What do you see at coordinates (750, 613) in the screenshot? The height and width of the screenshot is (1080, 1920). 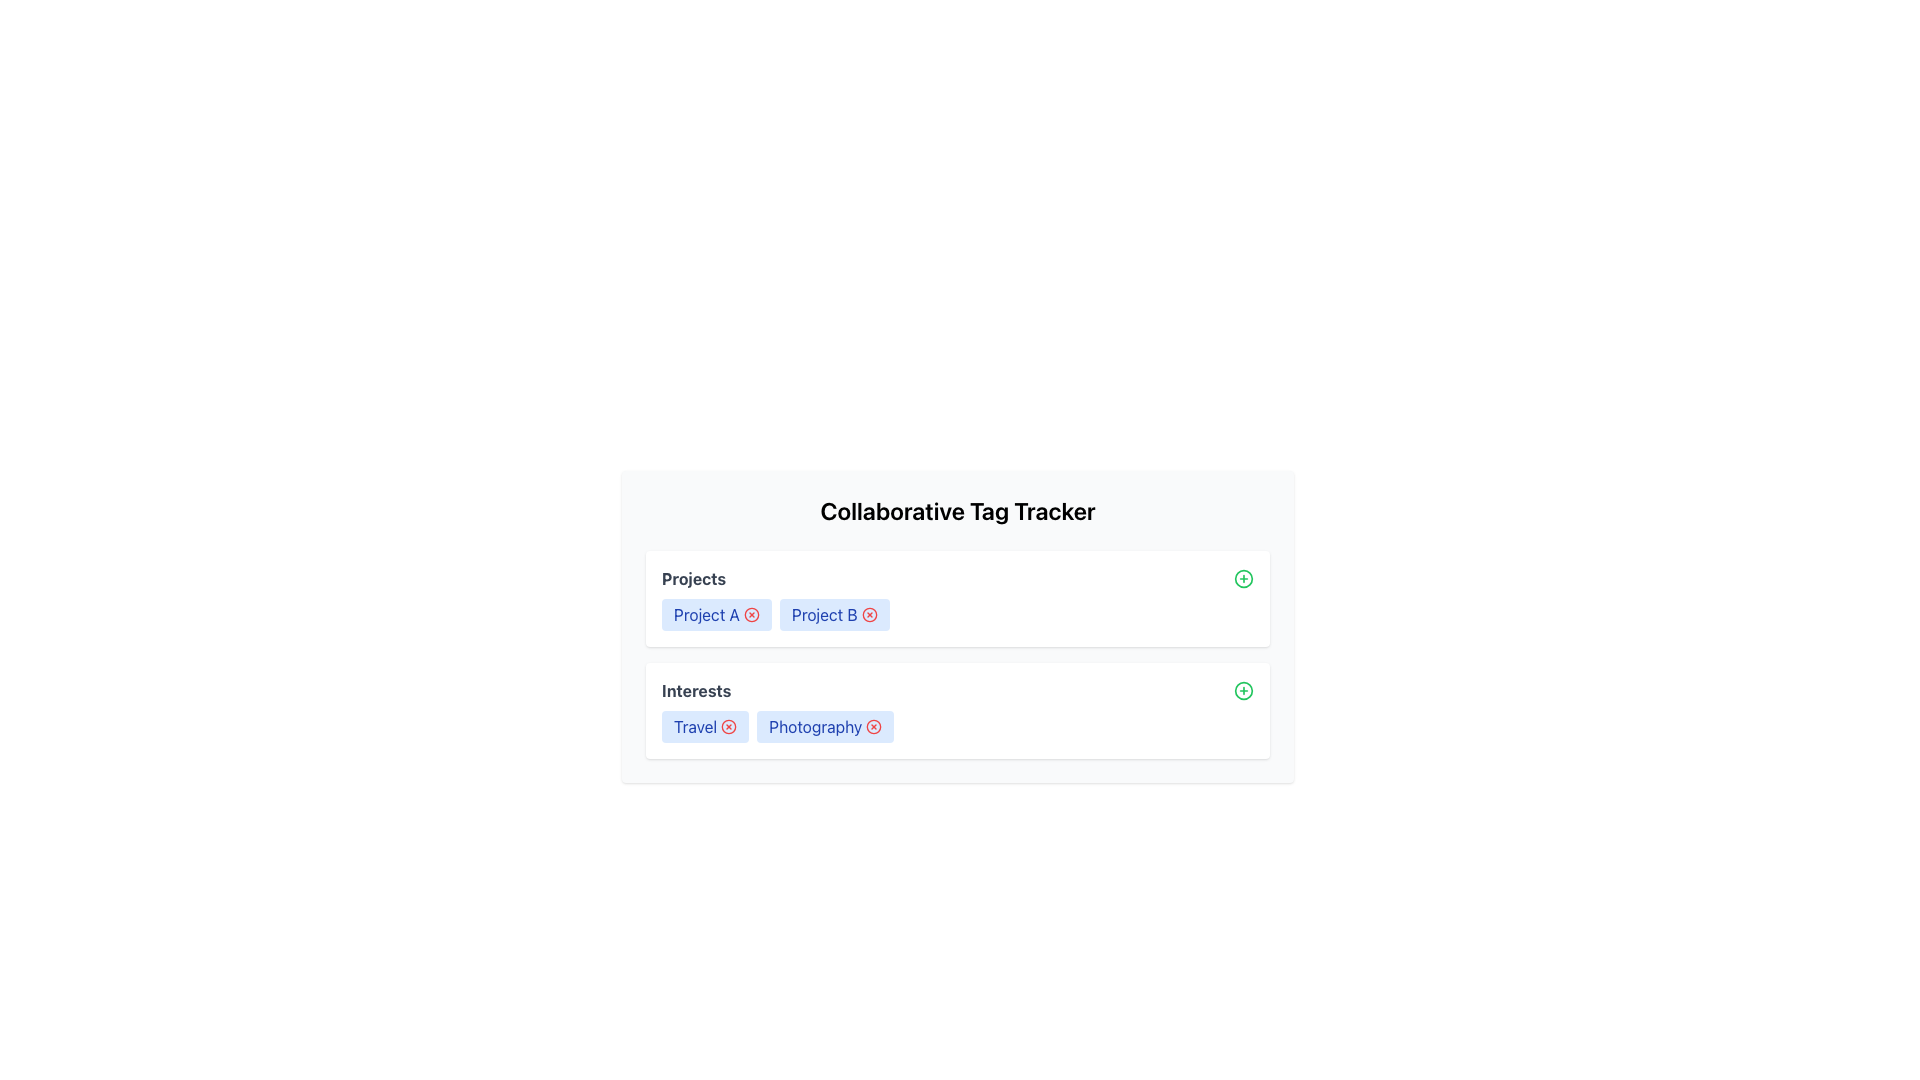 I see `the close icon button` at bounding box center [750, 613].